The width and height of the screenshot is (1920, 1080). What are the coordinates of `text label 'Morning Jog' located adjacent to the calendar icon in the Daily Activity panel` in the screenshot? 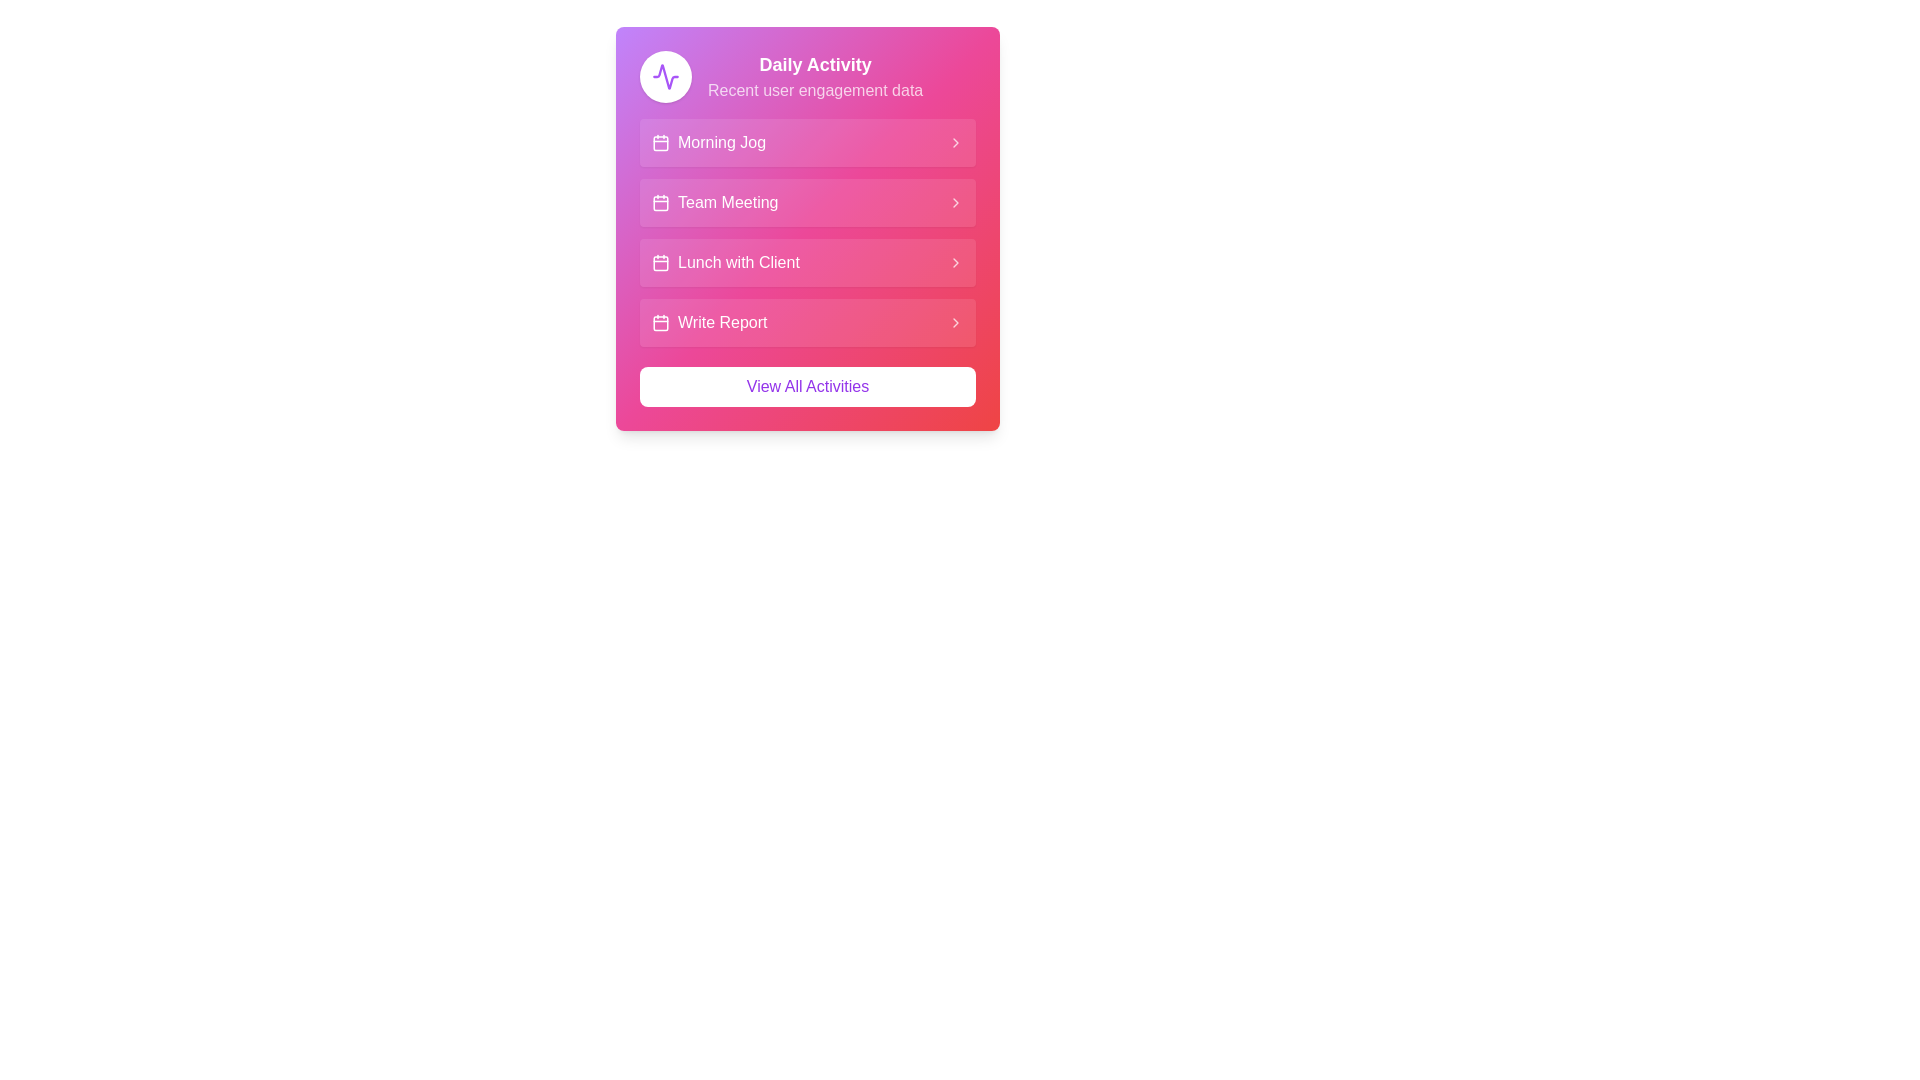 It's located at (709, 141).